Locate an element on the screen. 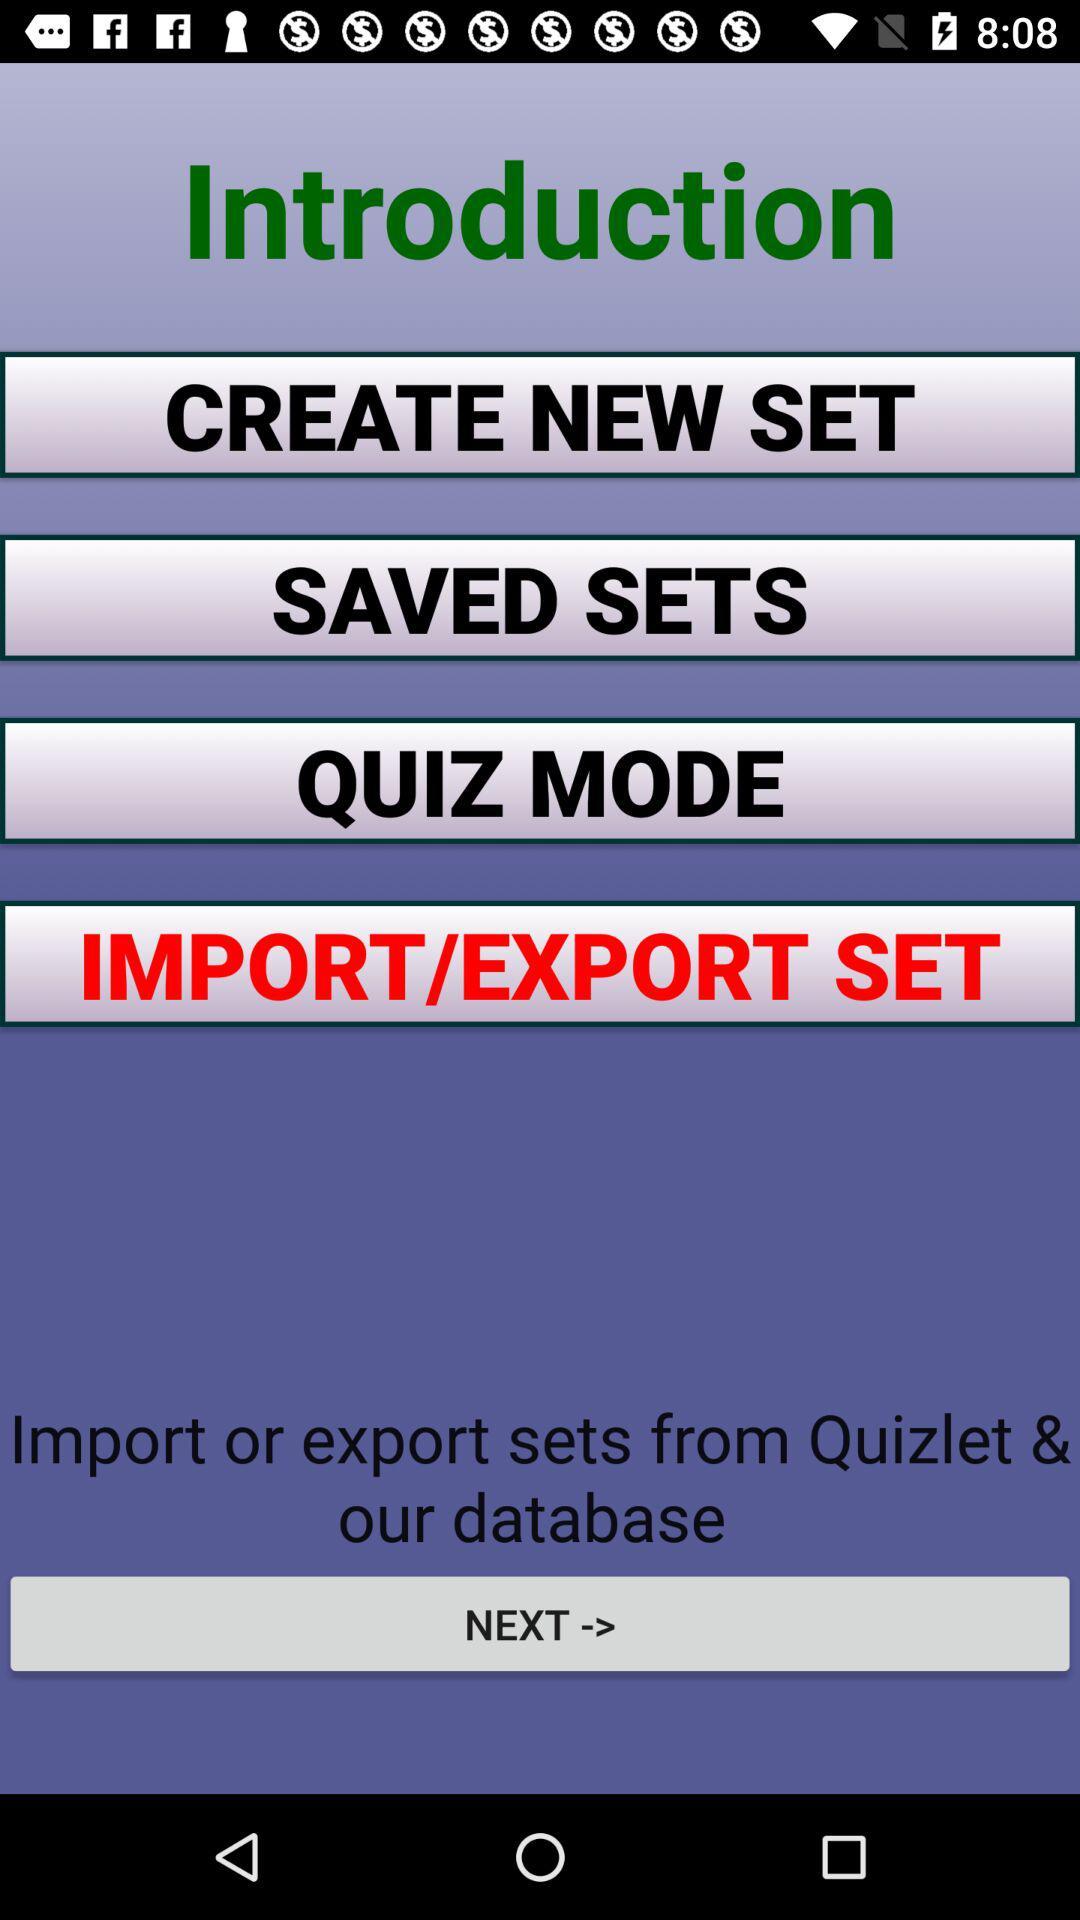 Image resolution: width=1080 pixels, height=1920 pixels. item above saved sets button is located at coordinates (540, 413).